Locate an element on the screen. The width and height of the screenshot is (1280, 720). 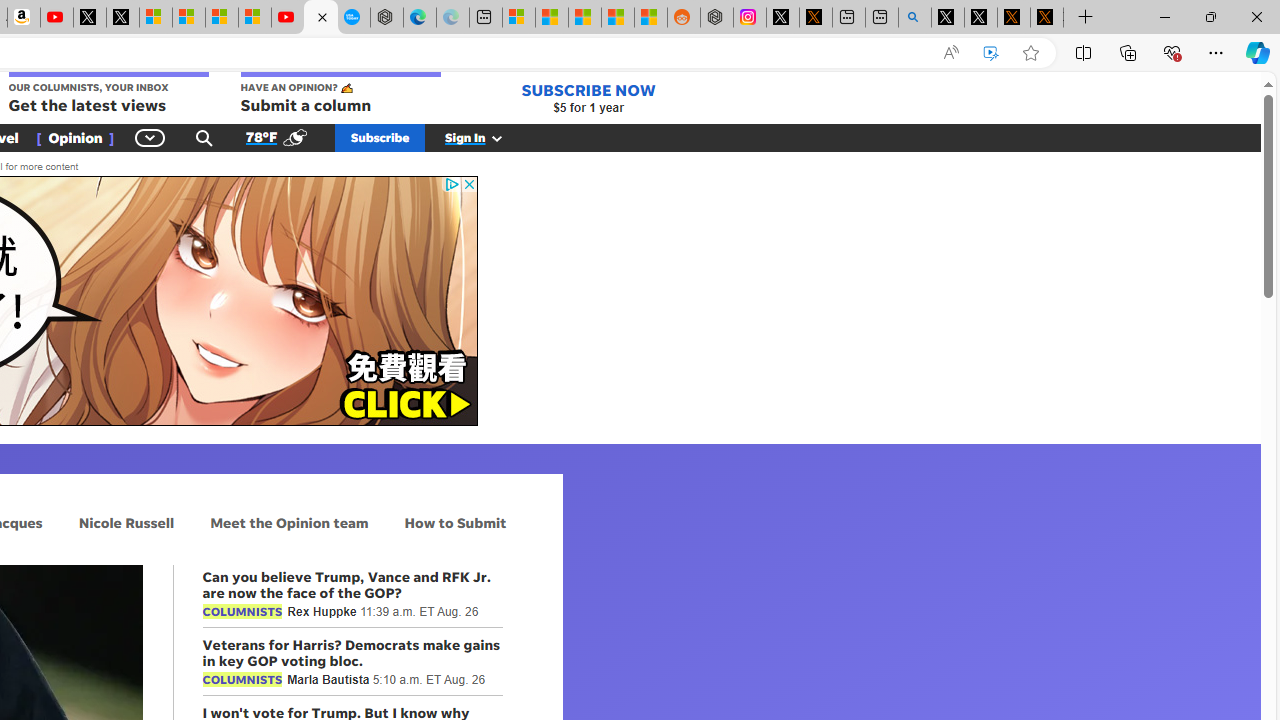
'GitHub (@github) / X' is located at coordinates (981, 17).